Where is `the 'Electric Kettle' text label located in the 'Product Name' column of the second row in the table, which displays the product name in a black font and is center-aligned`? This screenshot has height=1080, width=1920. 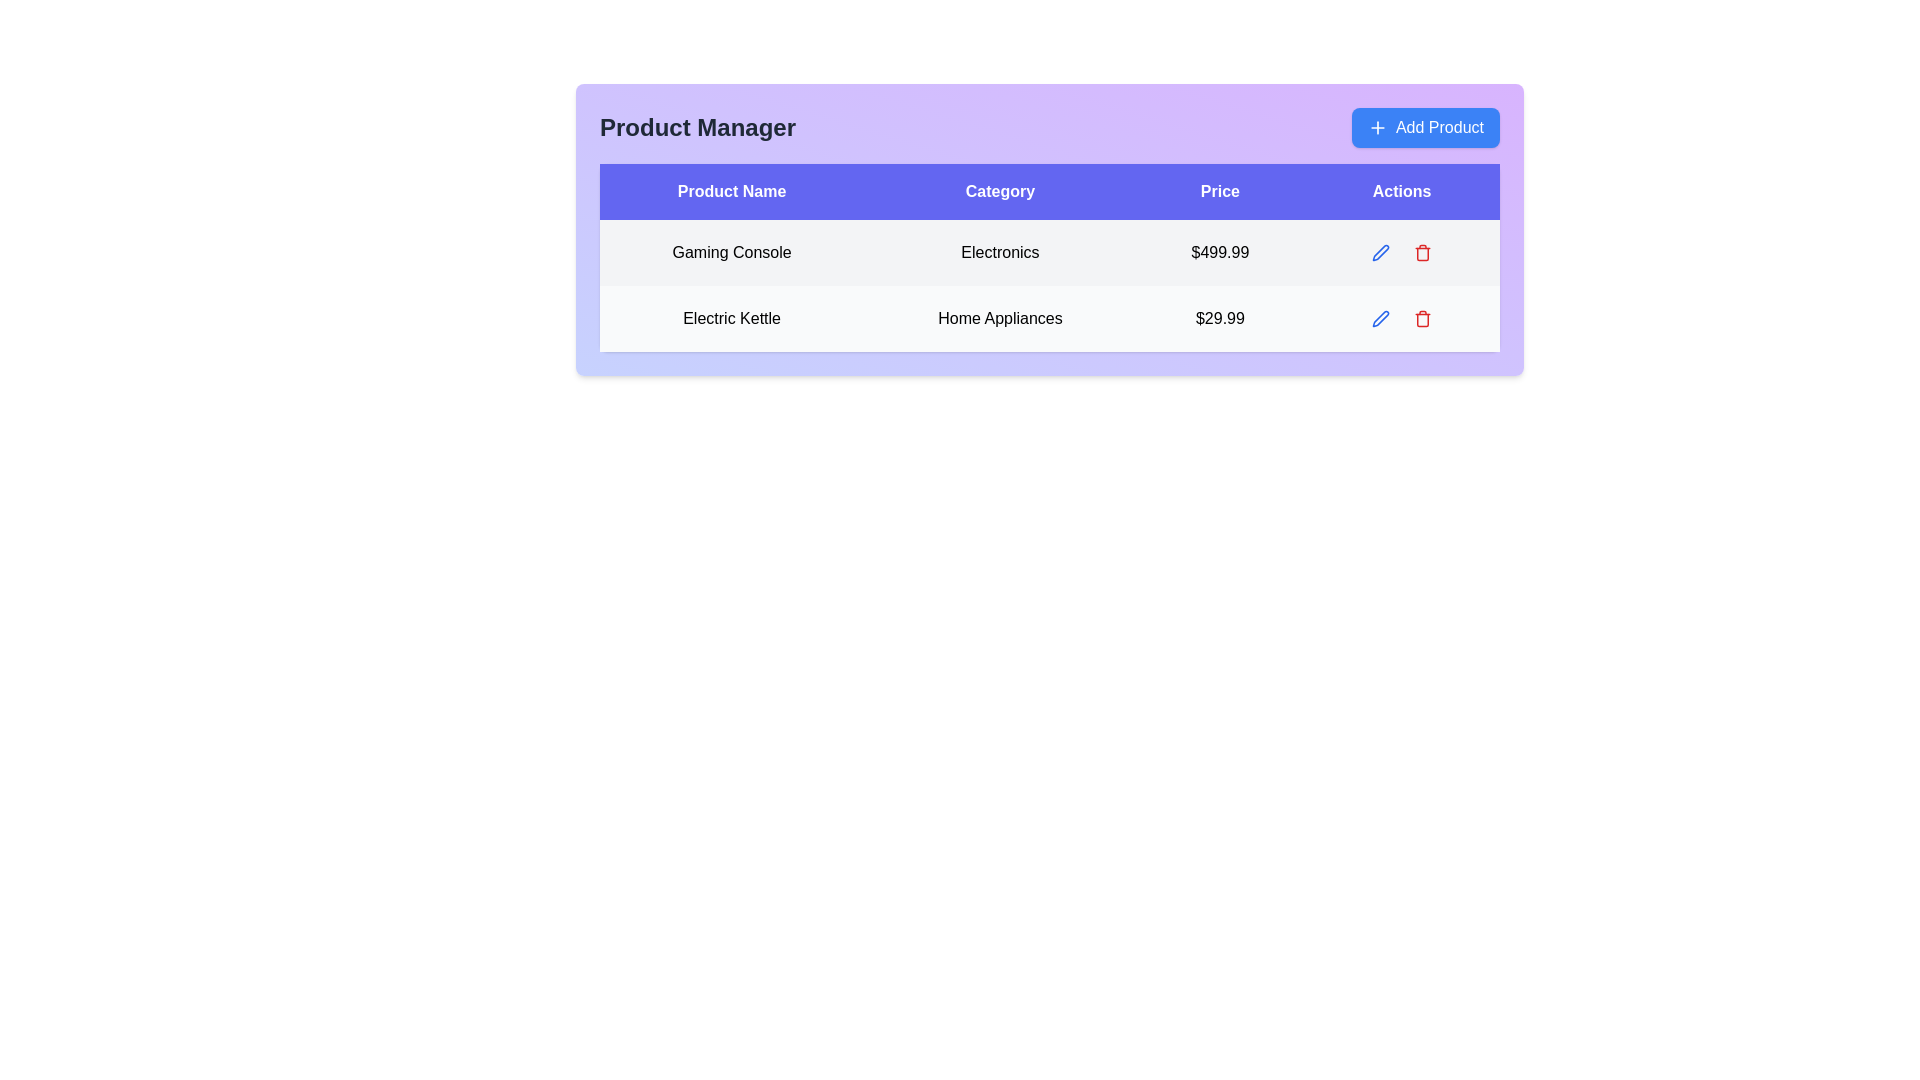 the 'Electric Kettle' text label located in the 'Product Name' column of the second row in the table, which displays the product name in a black font and is center-aligned is located at coordinates (731, 318).